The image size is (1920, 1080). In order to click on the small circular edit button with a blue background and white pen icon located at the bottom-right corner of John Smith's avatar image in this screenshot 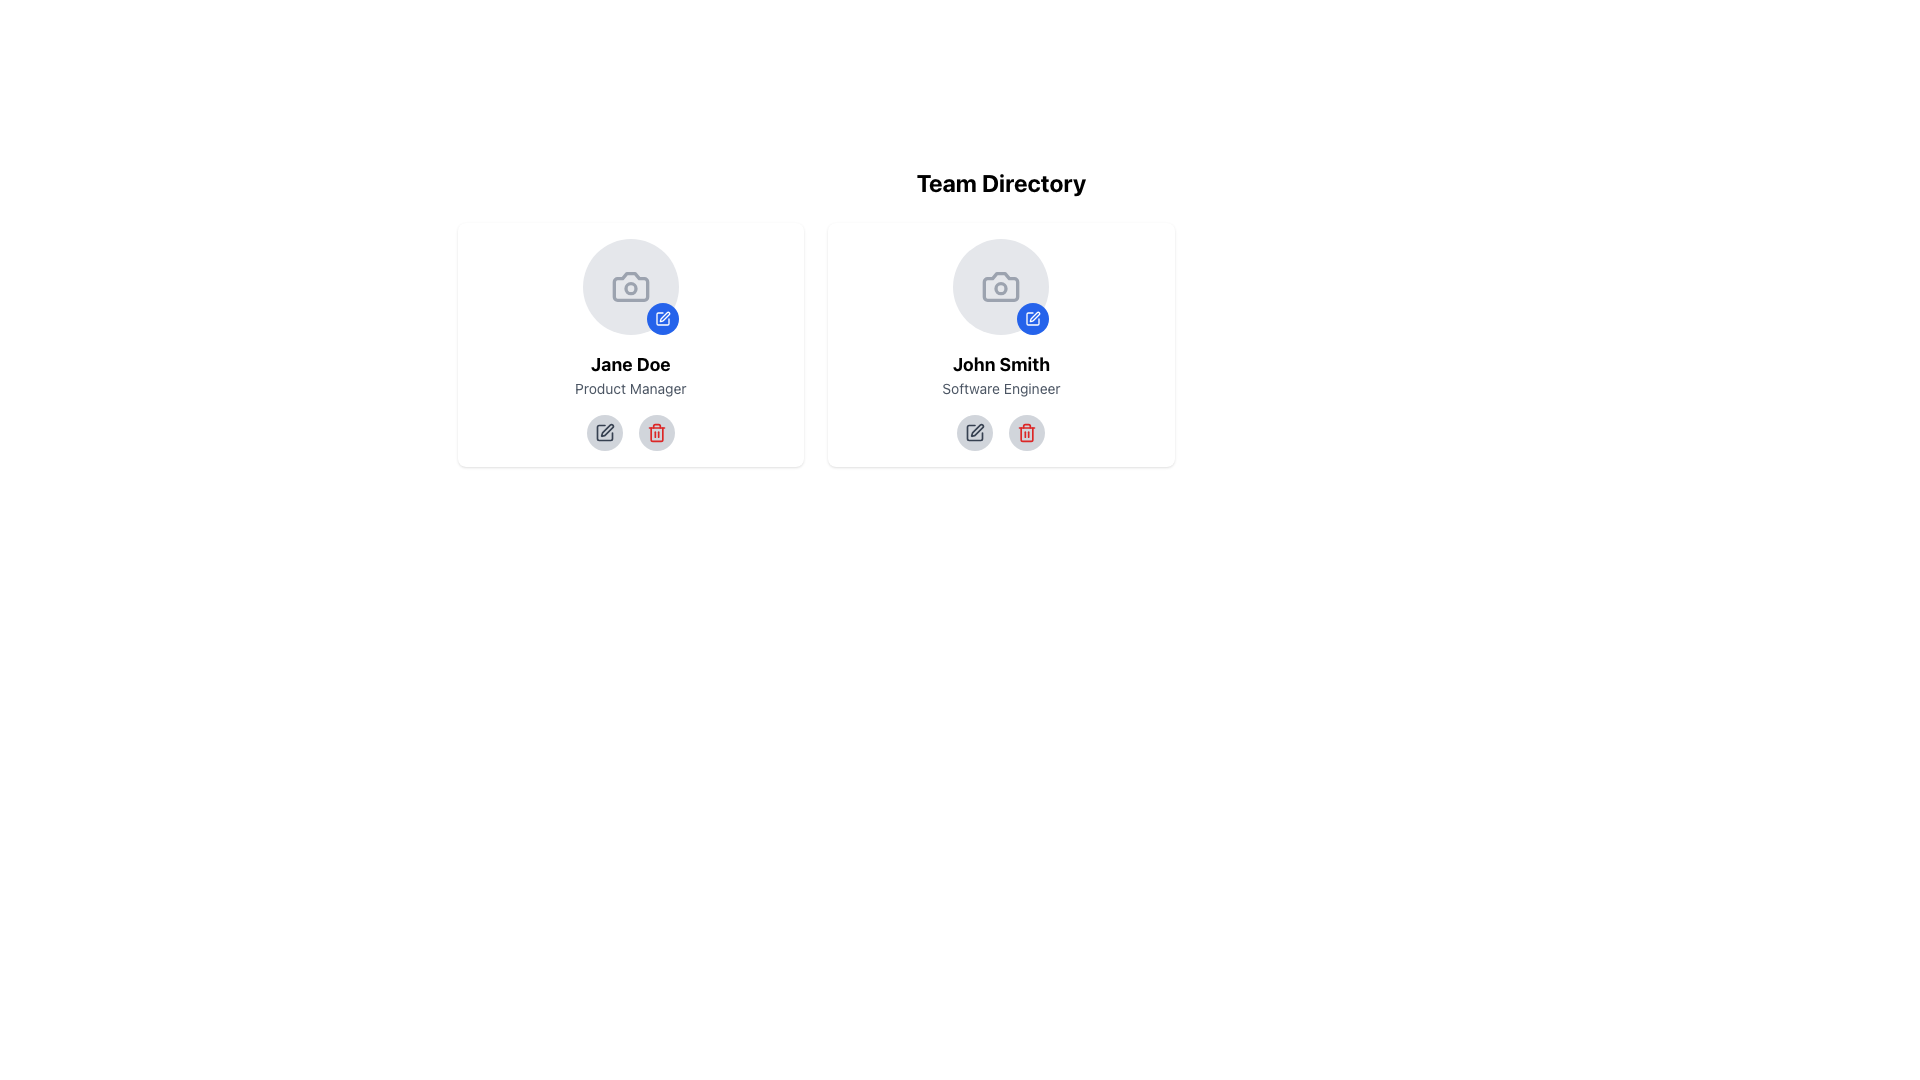, I will do `click(1032, 318)`.